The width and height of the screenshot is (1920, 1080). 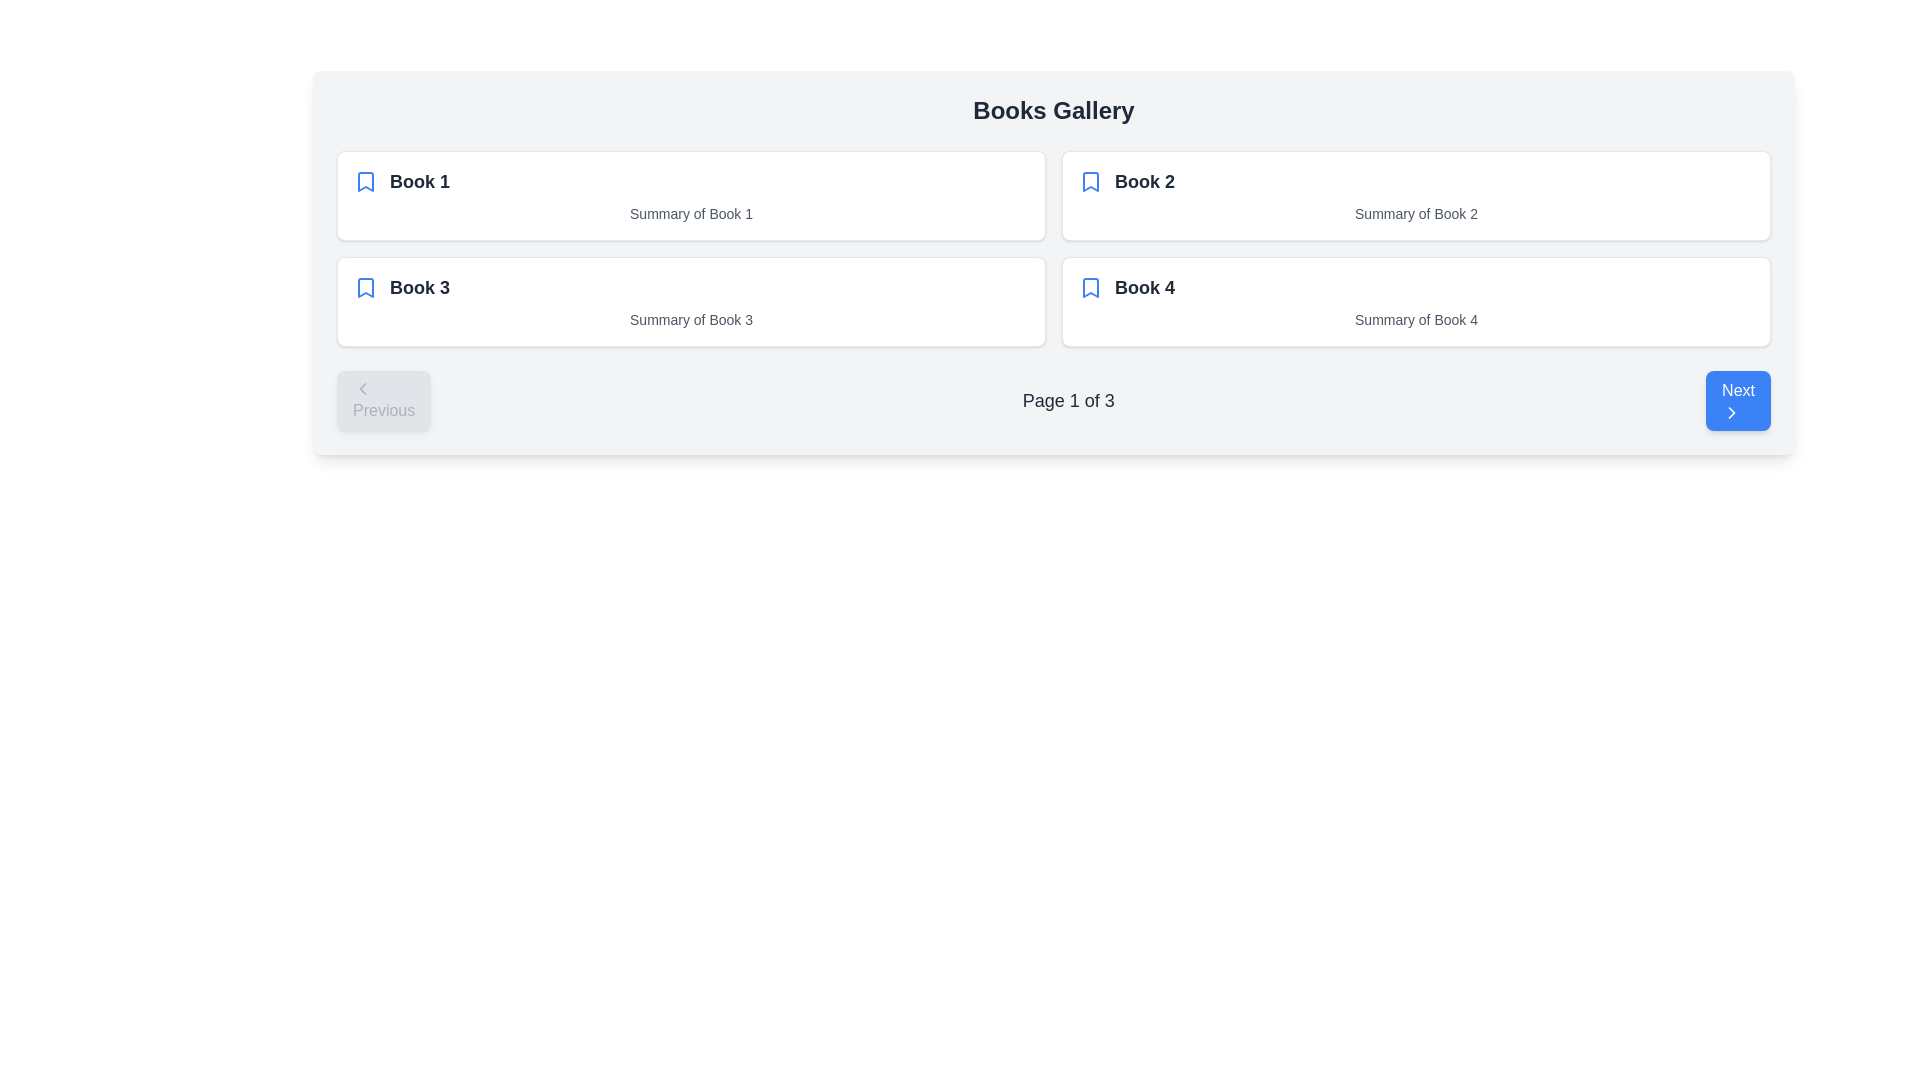 What do you see at coordinates (365, 288) in the screenshot?
I see `the SVG-based bookmark icon representing 'Book 3', which is positioned at the leftmost end of the row containing the text` at bounding box center [365, 288].